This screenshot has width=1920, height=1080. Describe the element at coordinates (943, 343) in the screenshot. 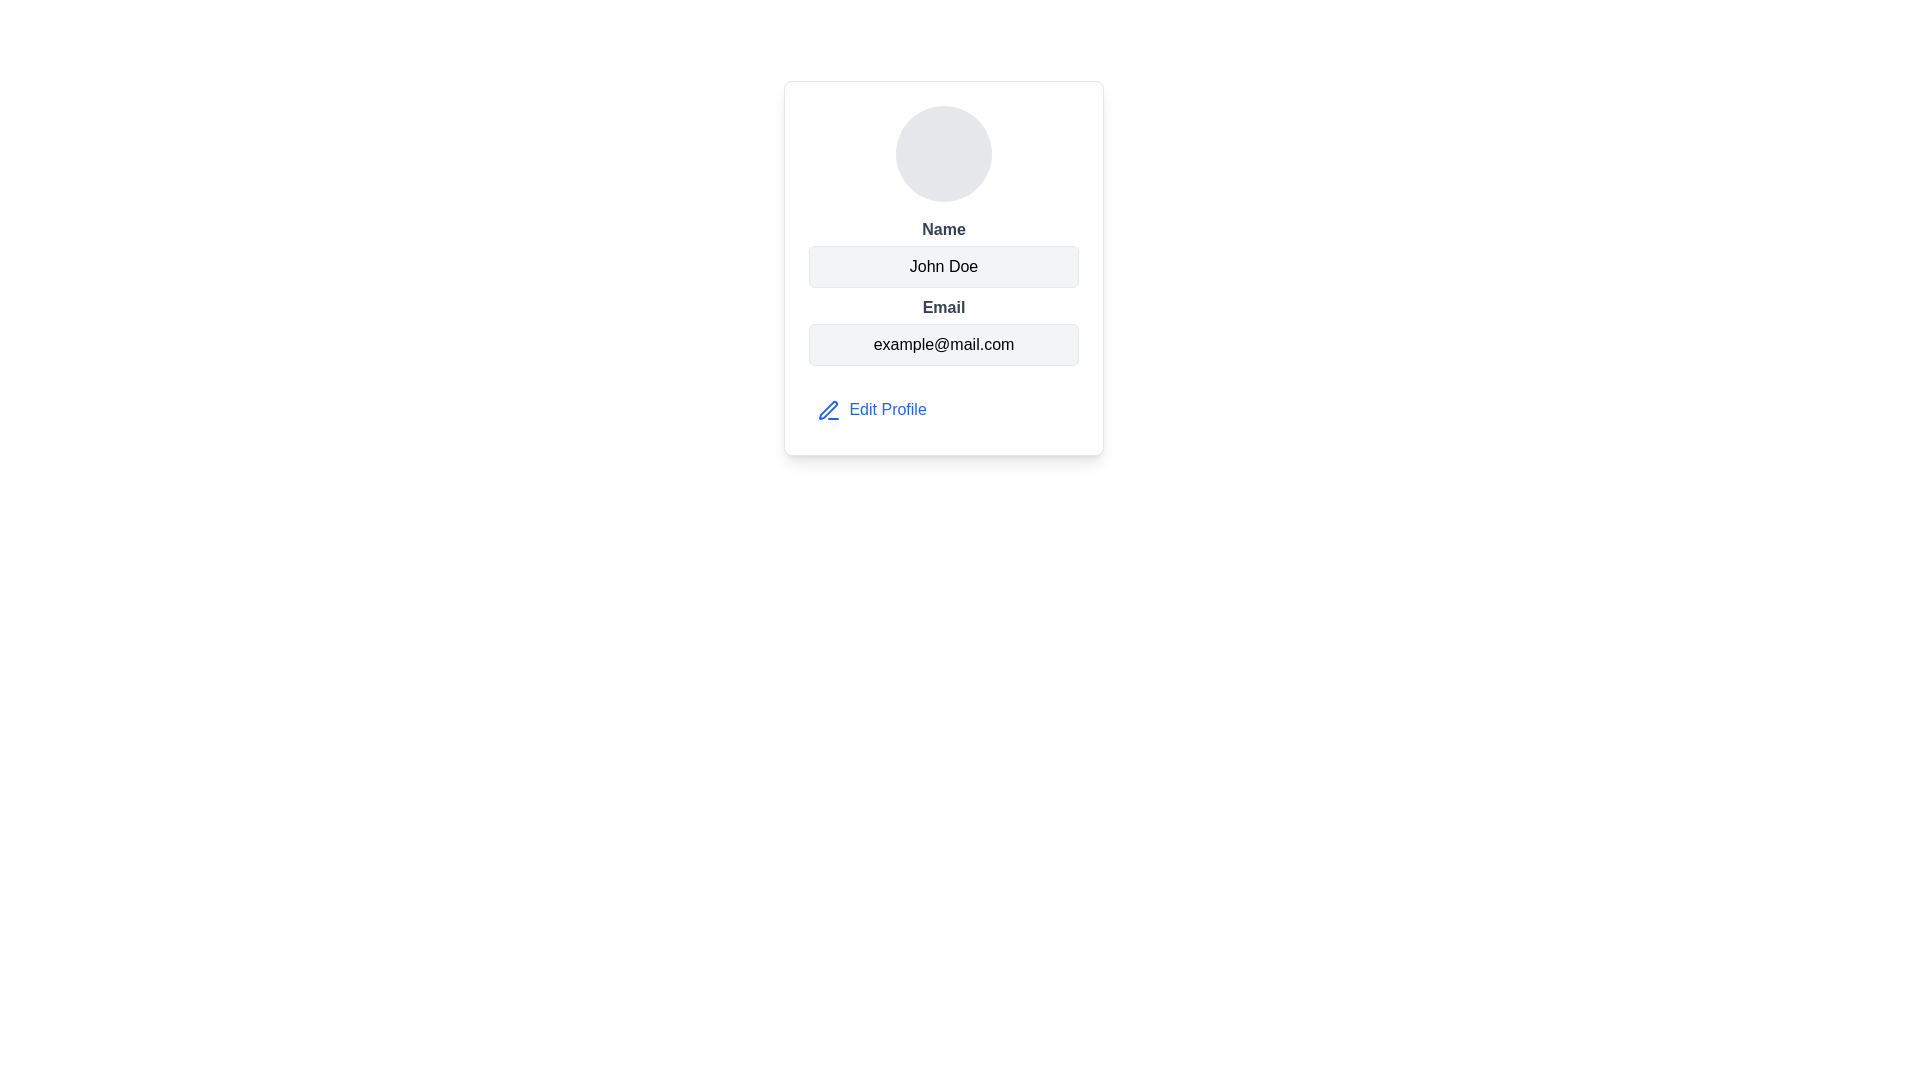

I see `the Static Text Box displaying 'example@mail.com', which is located below the 'Email' label within a profile card layout` at that location.